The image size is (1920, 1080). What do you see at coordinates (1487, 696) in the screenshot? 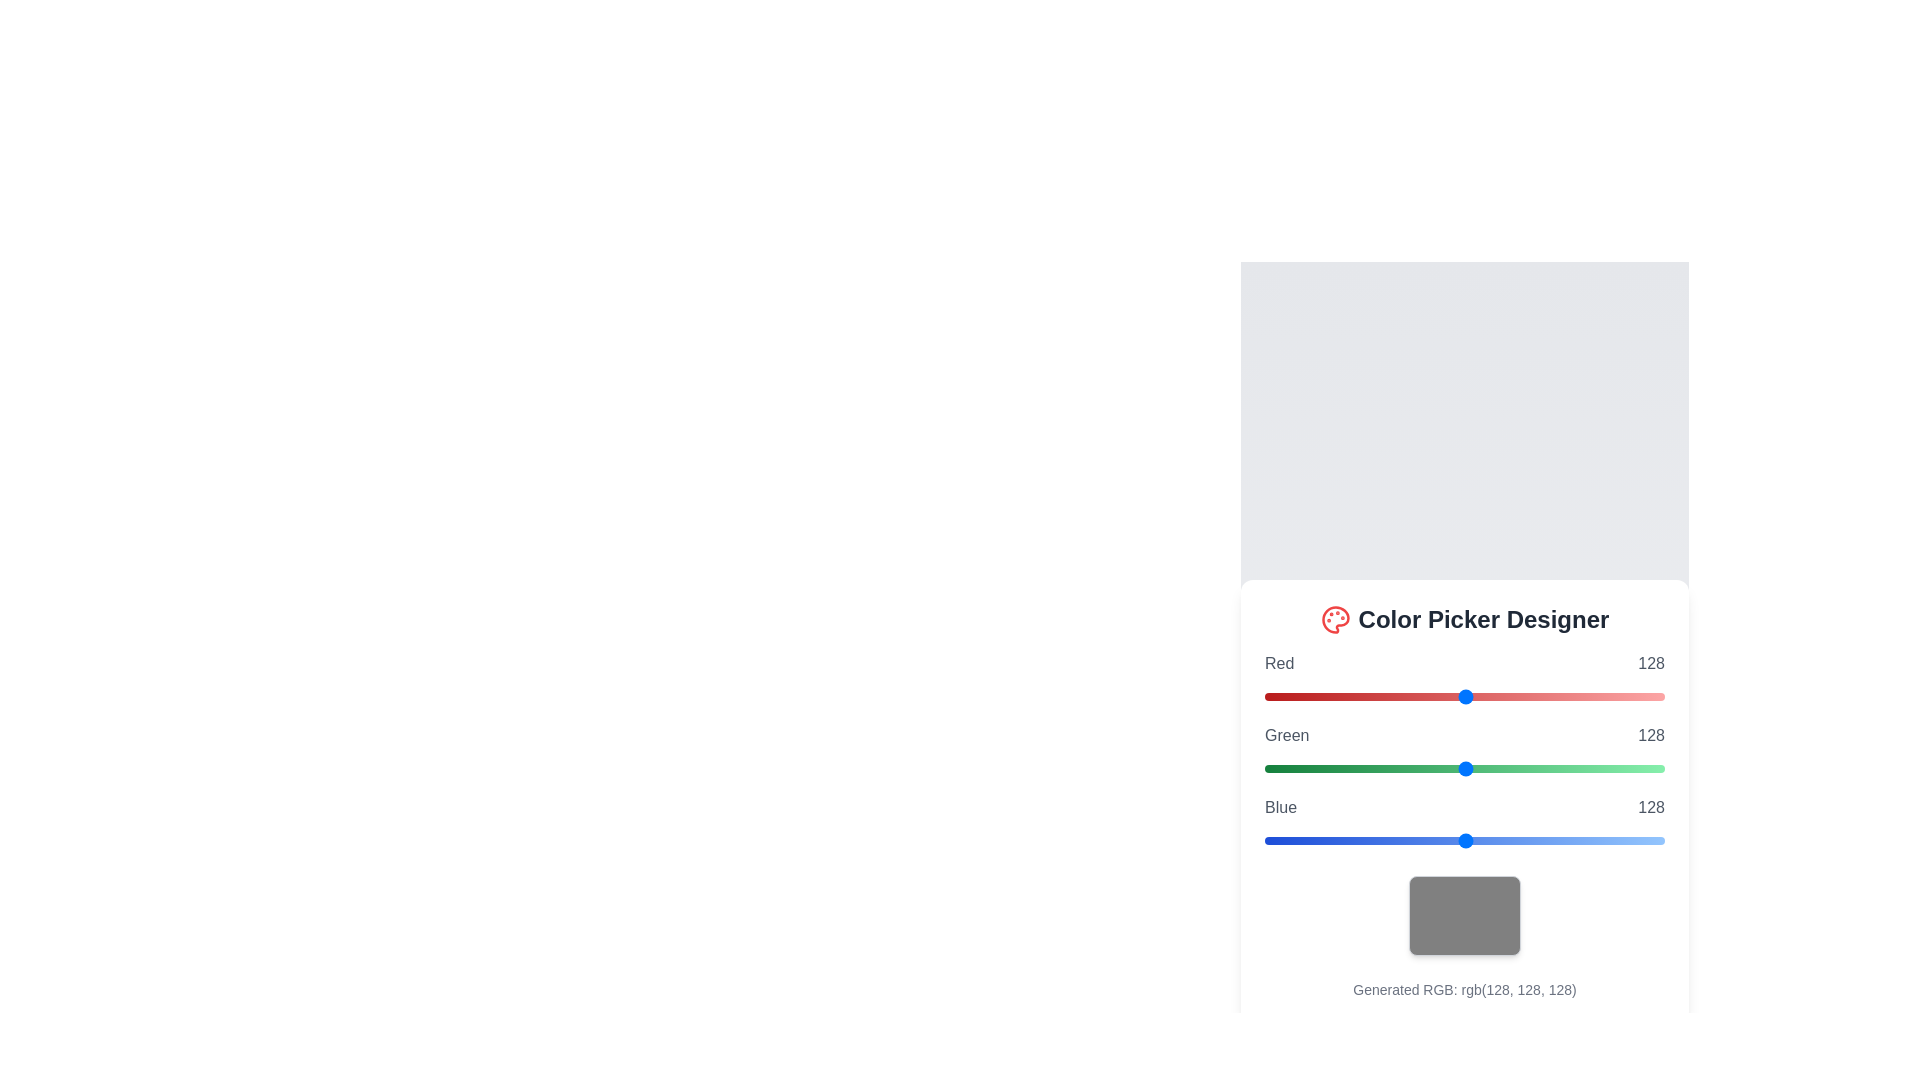
I see `the red color slider to set the value to 142` at bounding box center [1487, 696].